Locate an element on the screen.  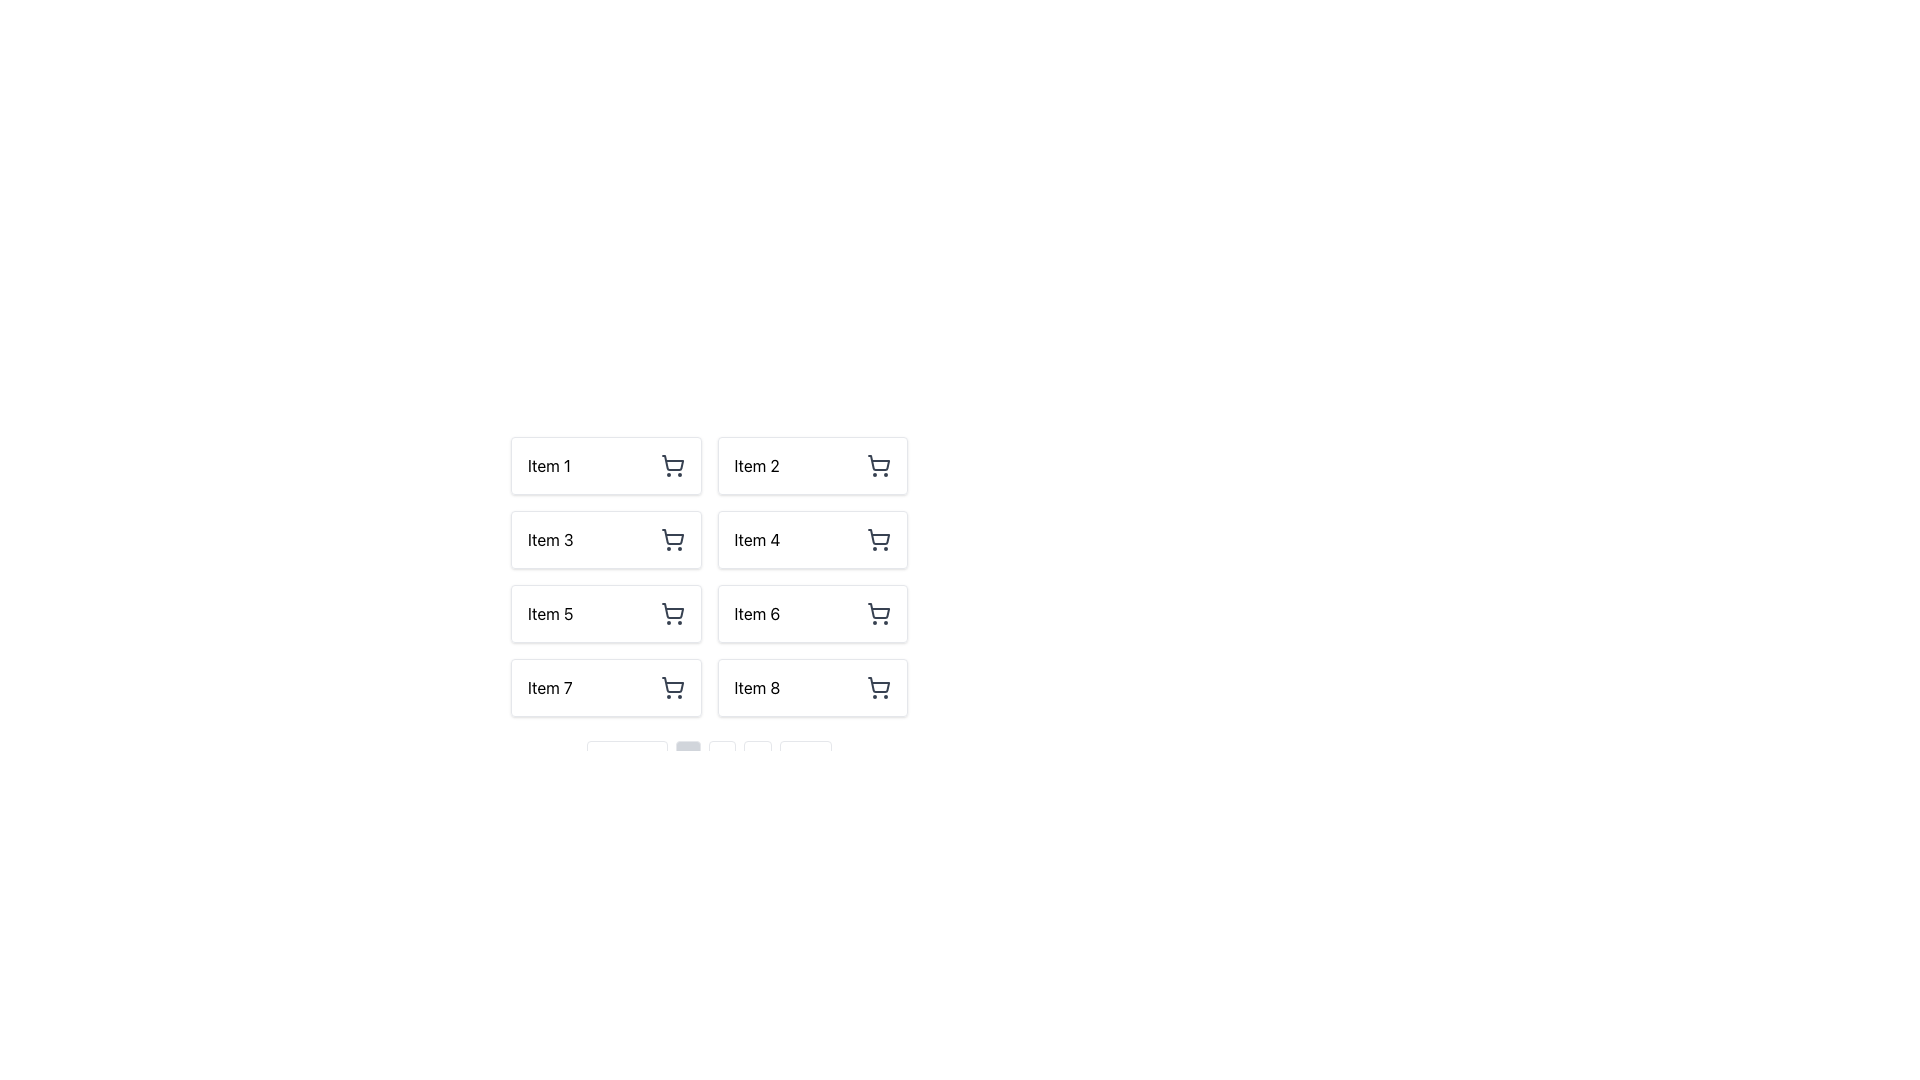
the shopping cart icon located to the right of the label 'Item 5' in the third row, left column of a two-column grid is located at coordinates (672, 612).